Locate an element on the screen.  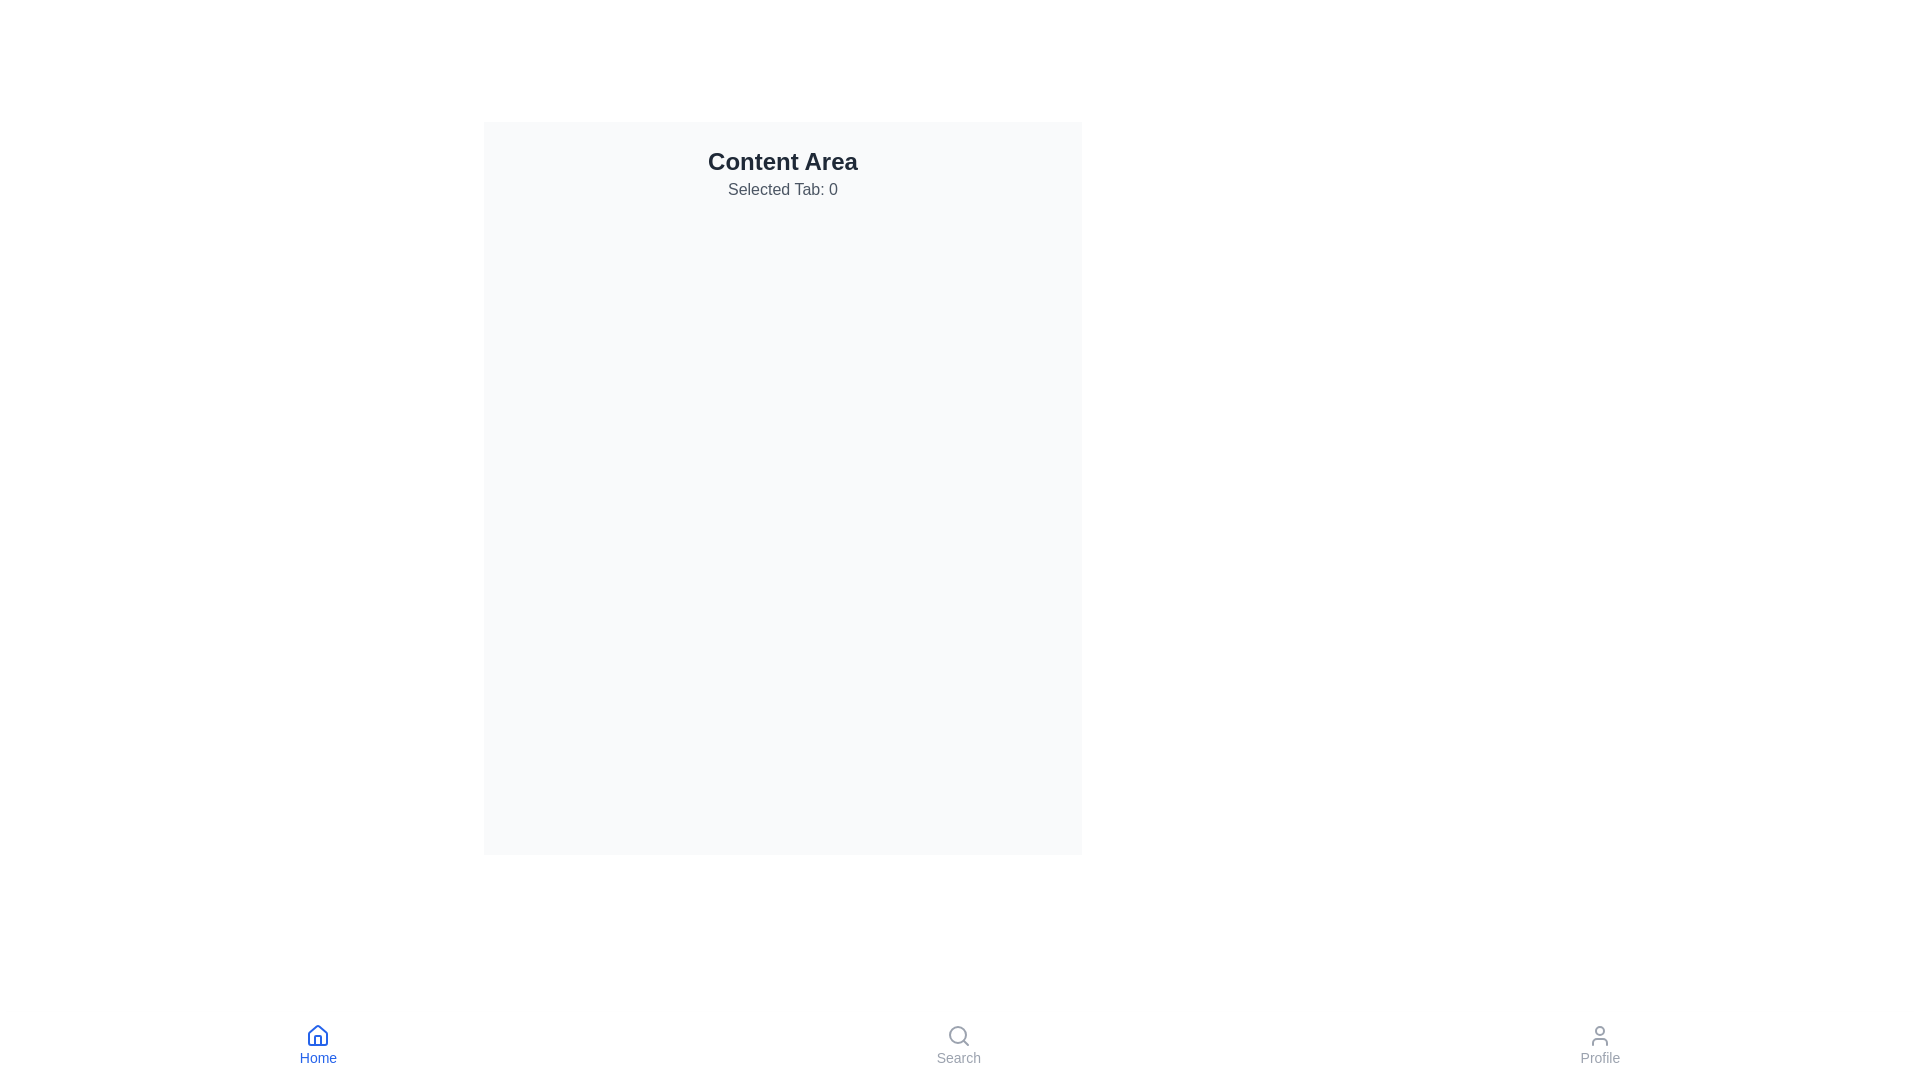
the 'Home' icon located centrally at the bottom of the interface is located at coordinates (317, 1035).